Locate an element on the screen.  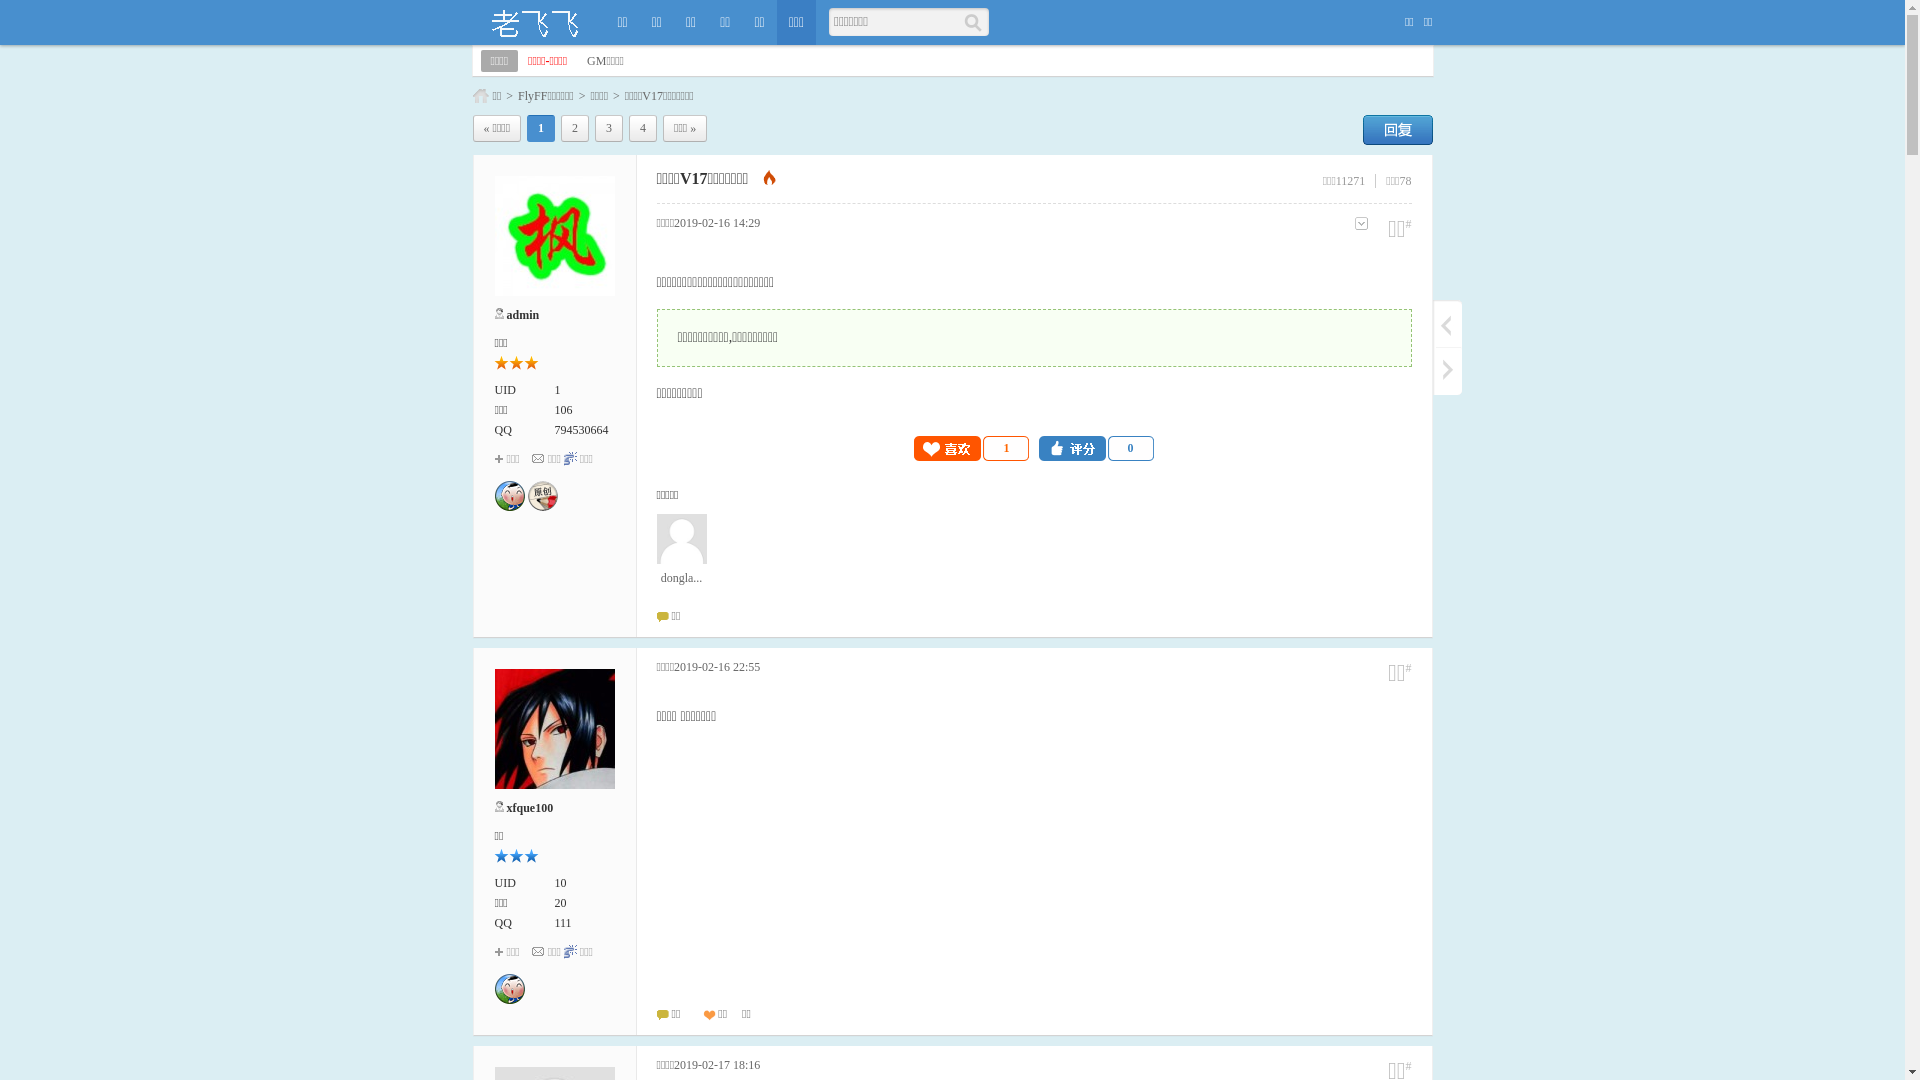
'dongla...' is located at coordinates (681, 550).